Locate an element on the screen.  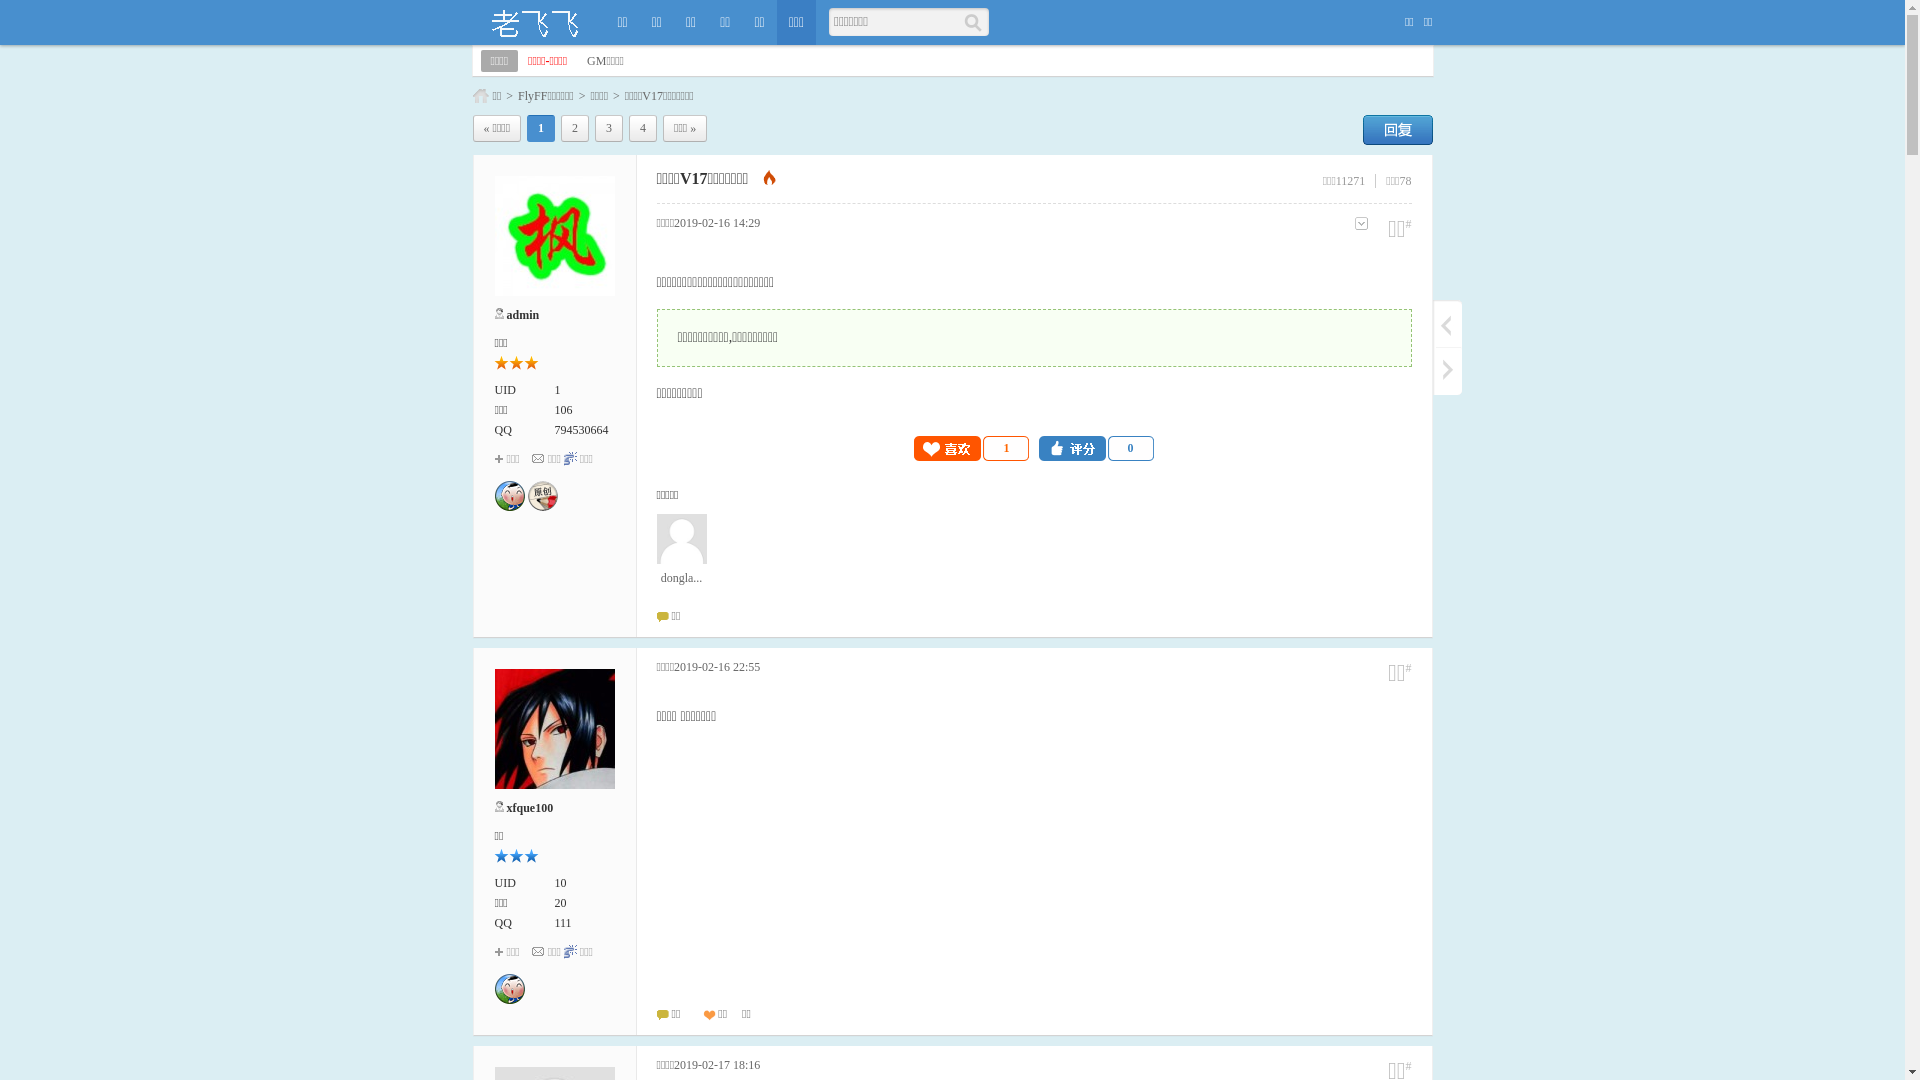
'dongla...' is located at coordinates (681, 550).